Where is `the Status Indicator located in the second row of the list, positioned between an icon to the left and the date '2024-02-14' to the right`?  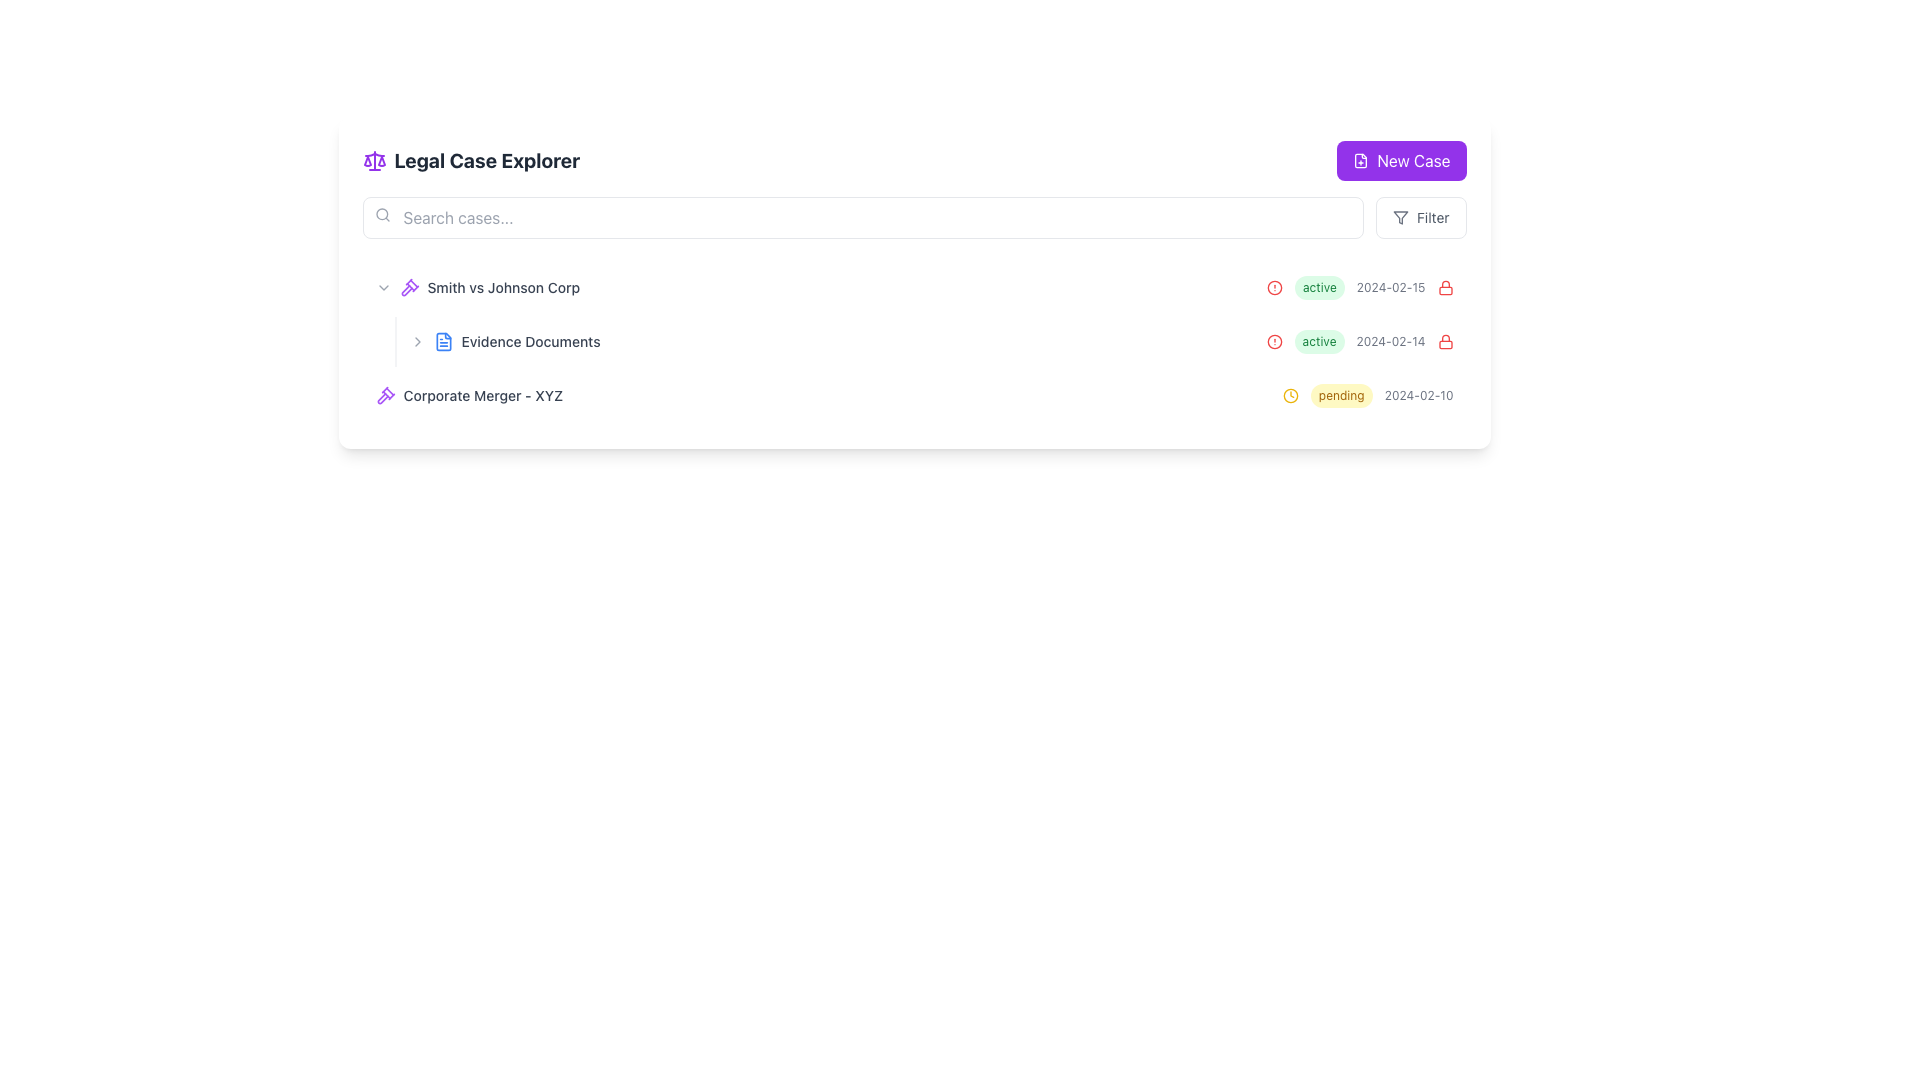
the Status Indicator located in the second row of the list, positioned between an icon to the left and the date '2024-02-14' to the right is located at coordinates (1319, 341).